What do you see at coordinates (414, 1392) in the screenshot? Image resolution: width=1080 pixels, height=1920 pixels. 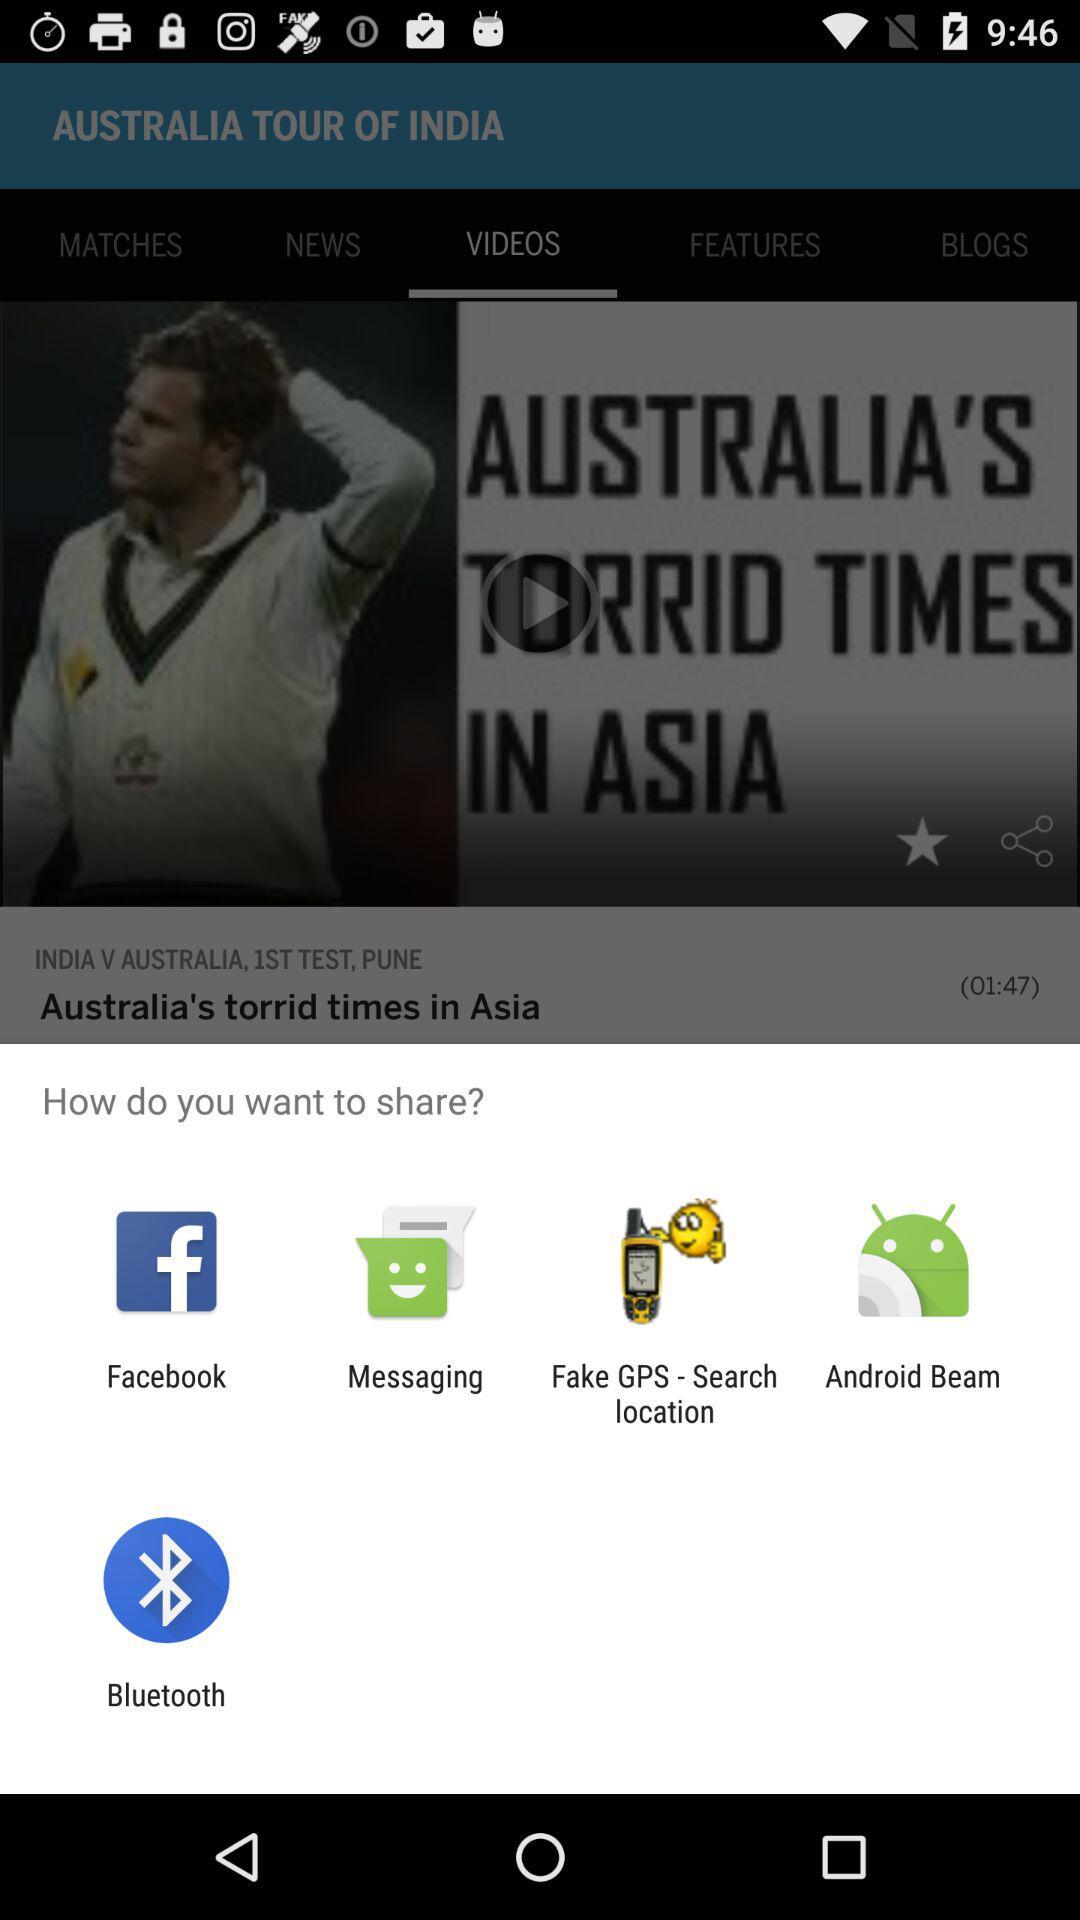 I see `messaging` at bounding box center [414, 1392].